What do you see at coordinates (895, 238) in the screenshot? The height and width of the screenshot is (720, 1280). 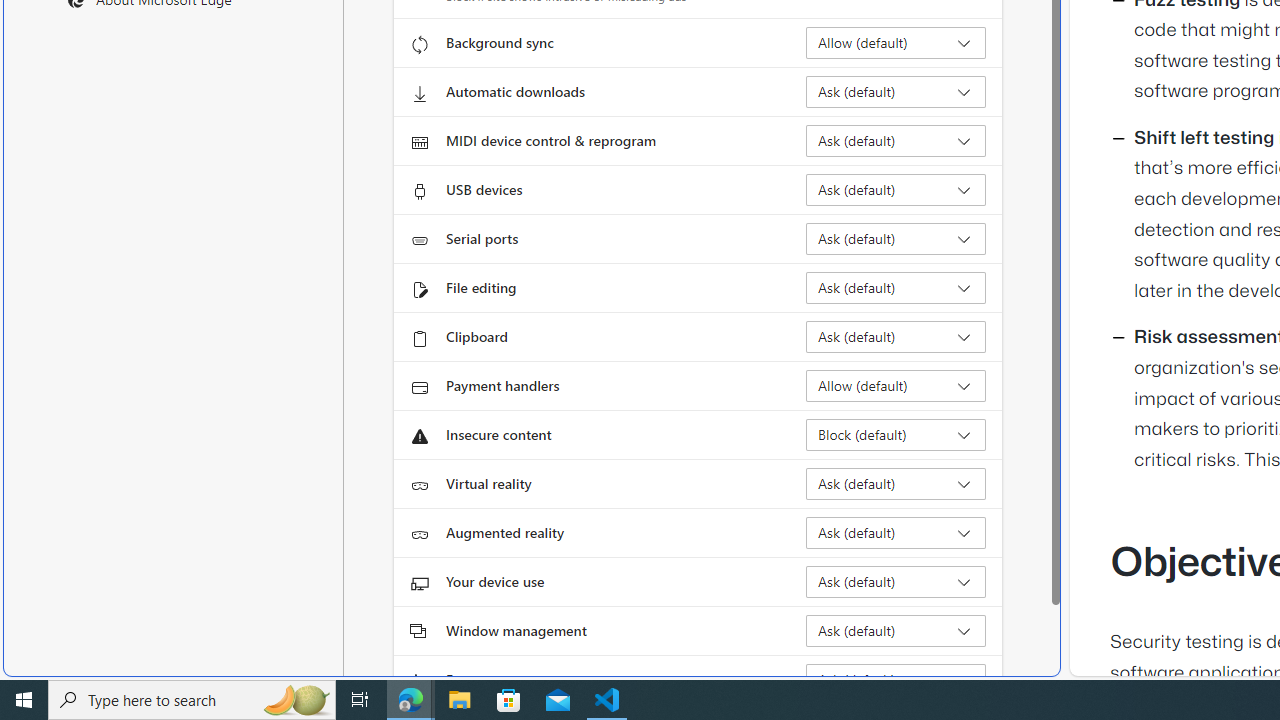 I see `'Serial ports Ask (default)'` at bounding box center [895, 238].